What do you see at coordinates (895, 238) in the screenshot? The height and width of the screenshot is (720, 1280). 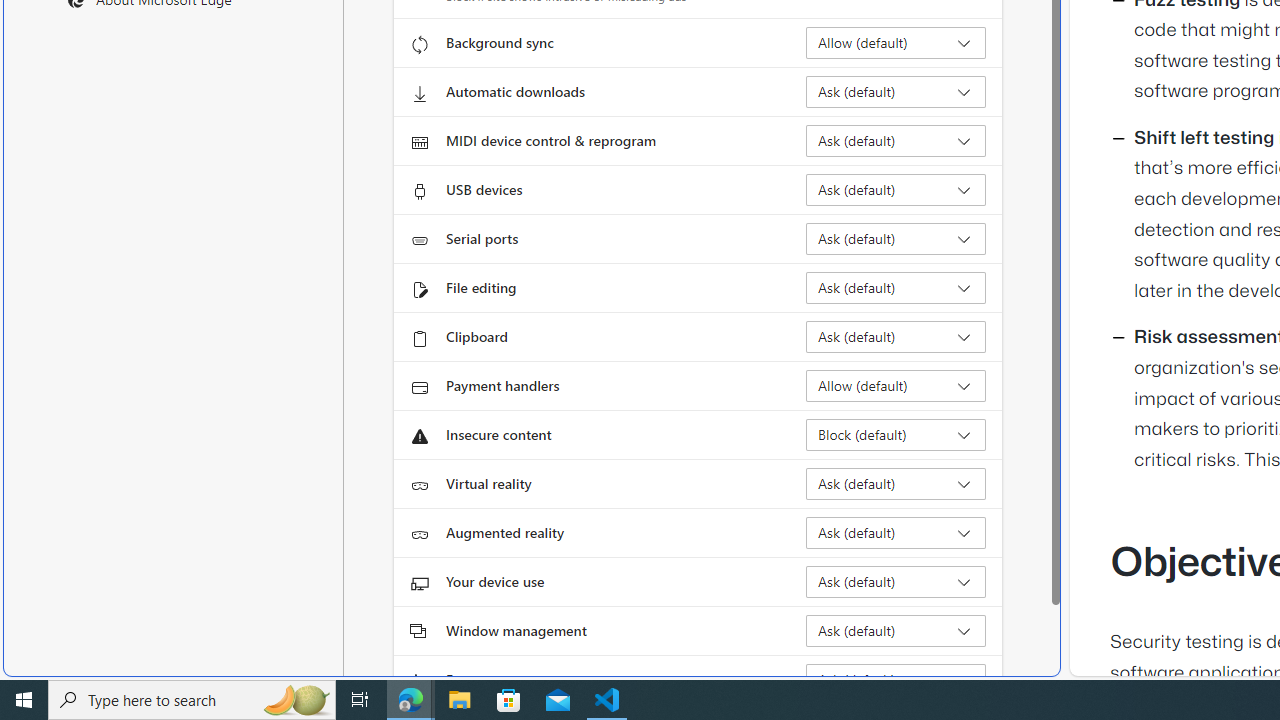 I see `'Serial ports Ask (default)'` at bounding box center [895, 238].